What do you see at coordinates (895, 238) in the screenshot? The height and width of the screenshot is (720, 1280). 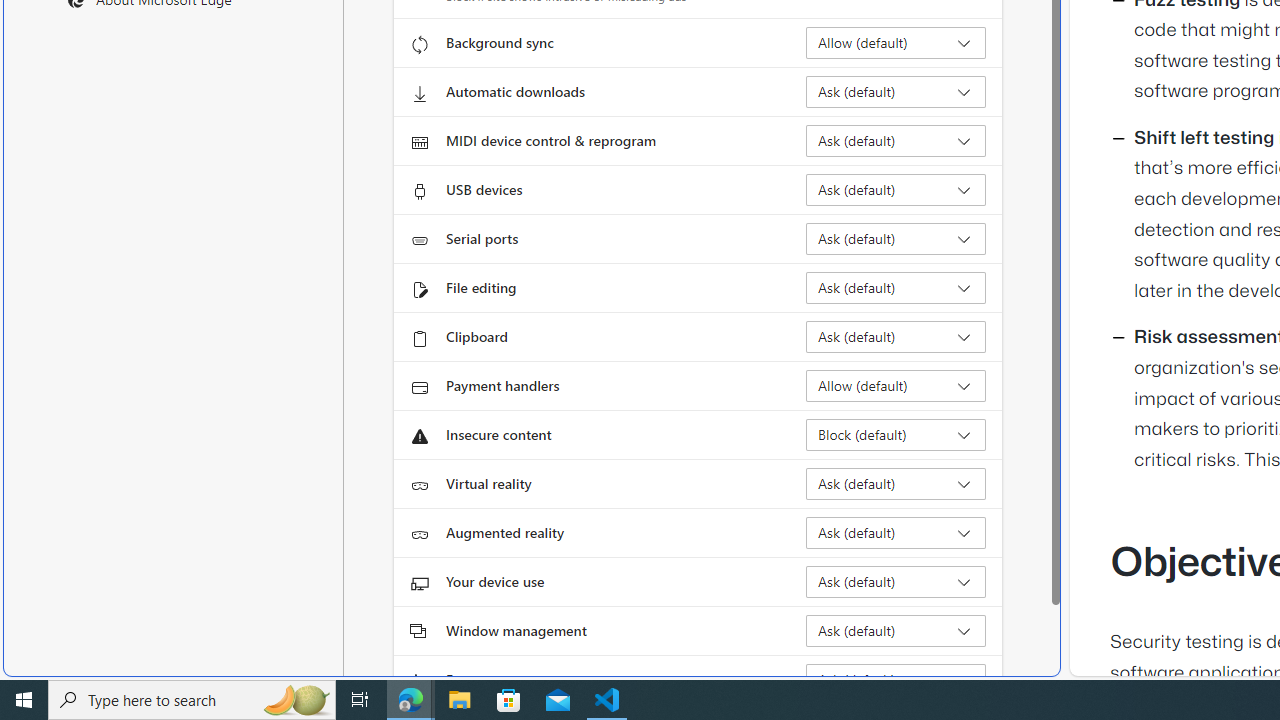 I see `'Serial ports Ask (default)'` at bounding box center [895, 238].